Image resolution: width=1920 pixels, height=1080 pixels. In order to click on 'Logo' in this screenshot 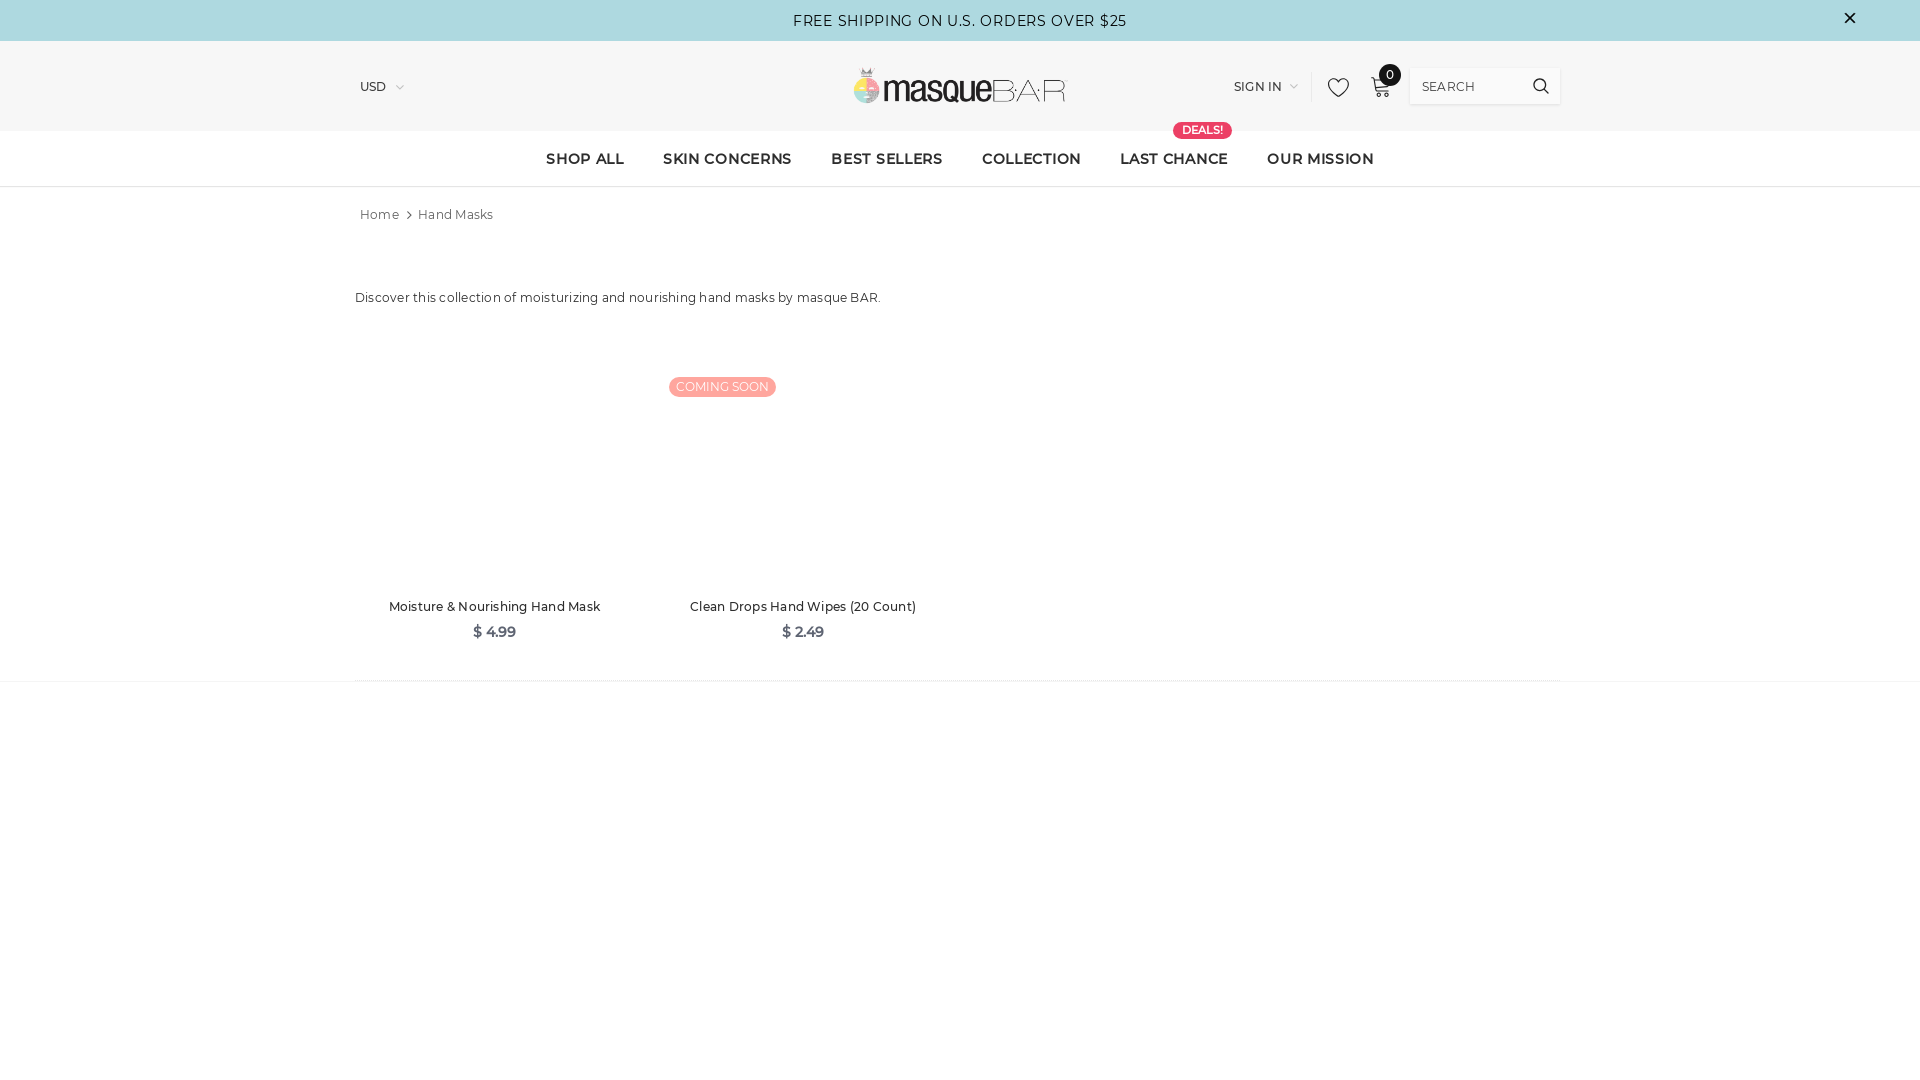, I will do `click(960, 86)`.